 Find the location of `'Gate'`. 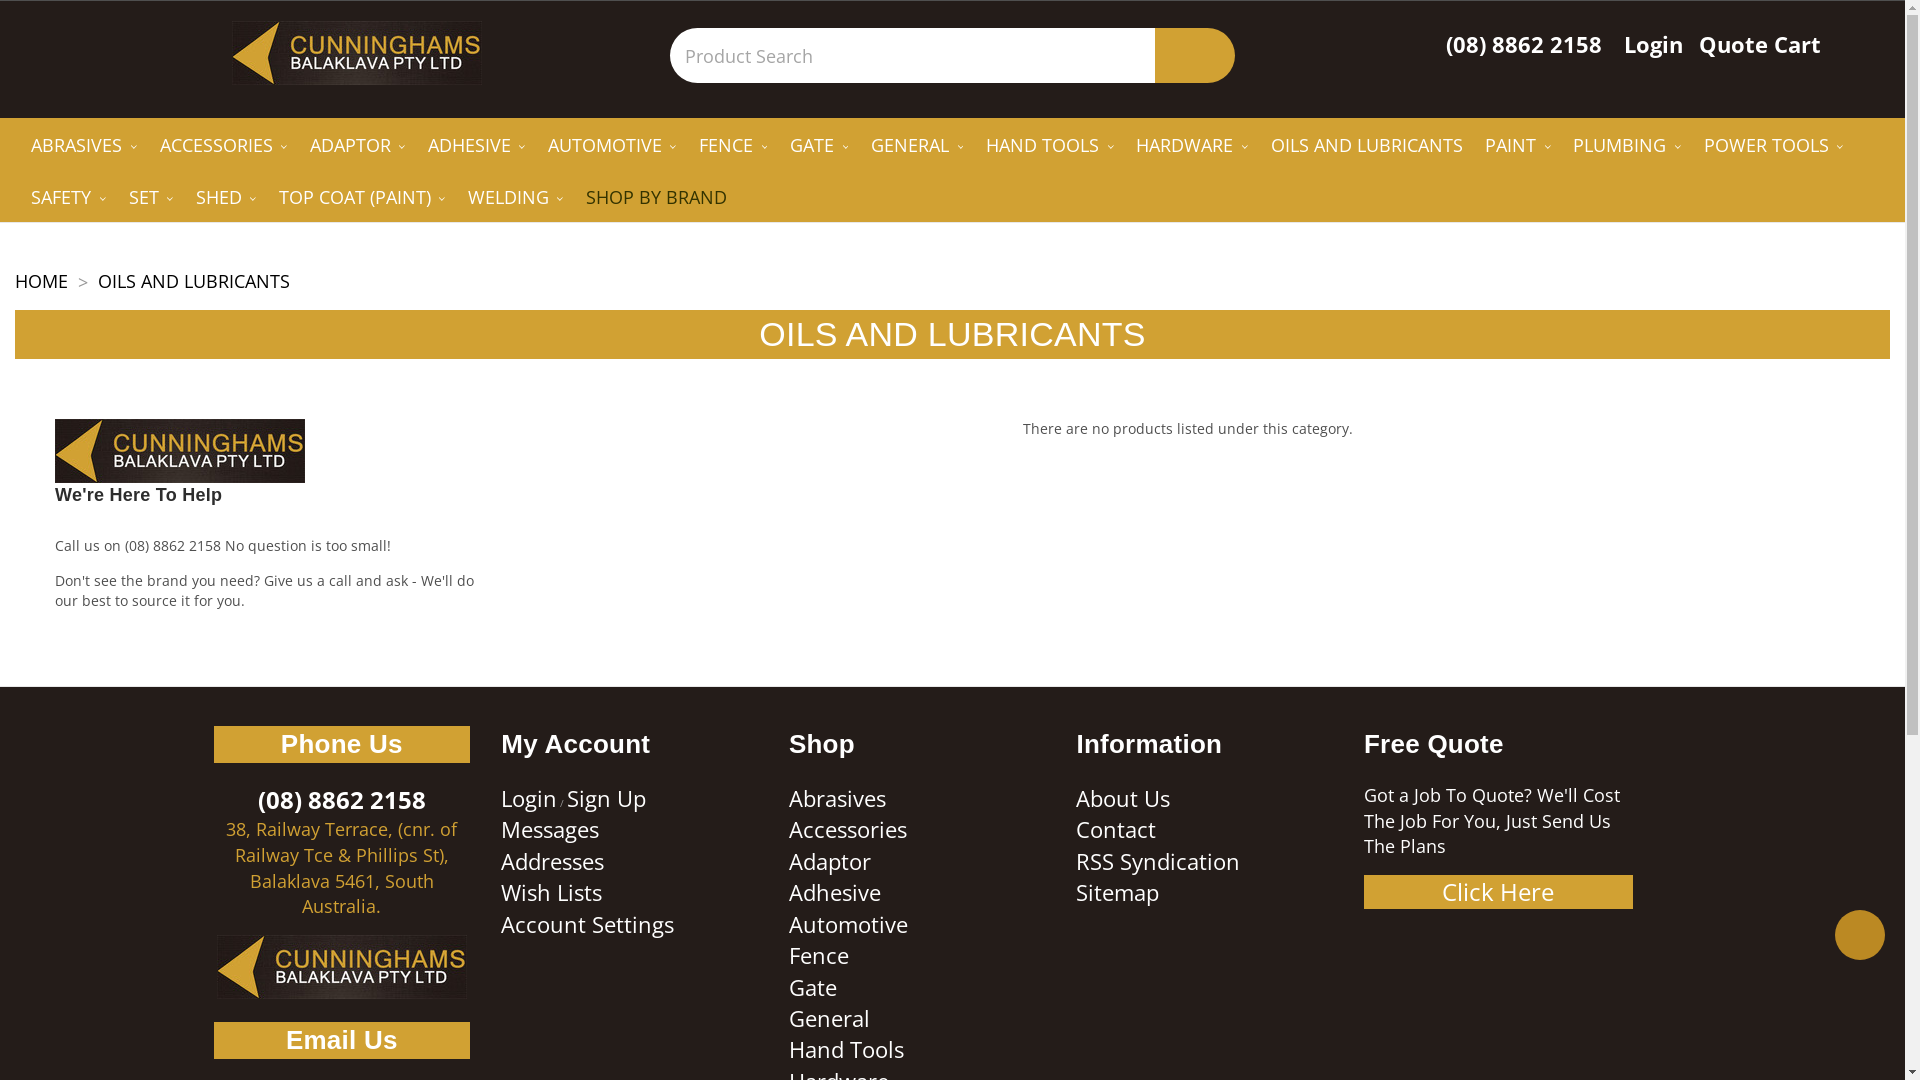

'Gate' is located at coordinates (812, 986).